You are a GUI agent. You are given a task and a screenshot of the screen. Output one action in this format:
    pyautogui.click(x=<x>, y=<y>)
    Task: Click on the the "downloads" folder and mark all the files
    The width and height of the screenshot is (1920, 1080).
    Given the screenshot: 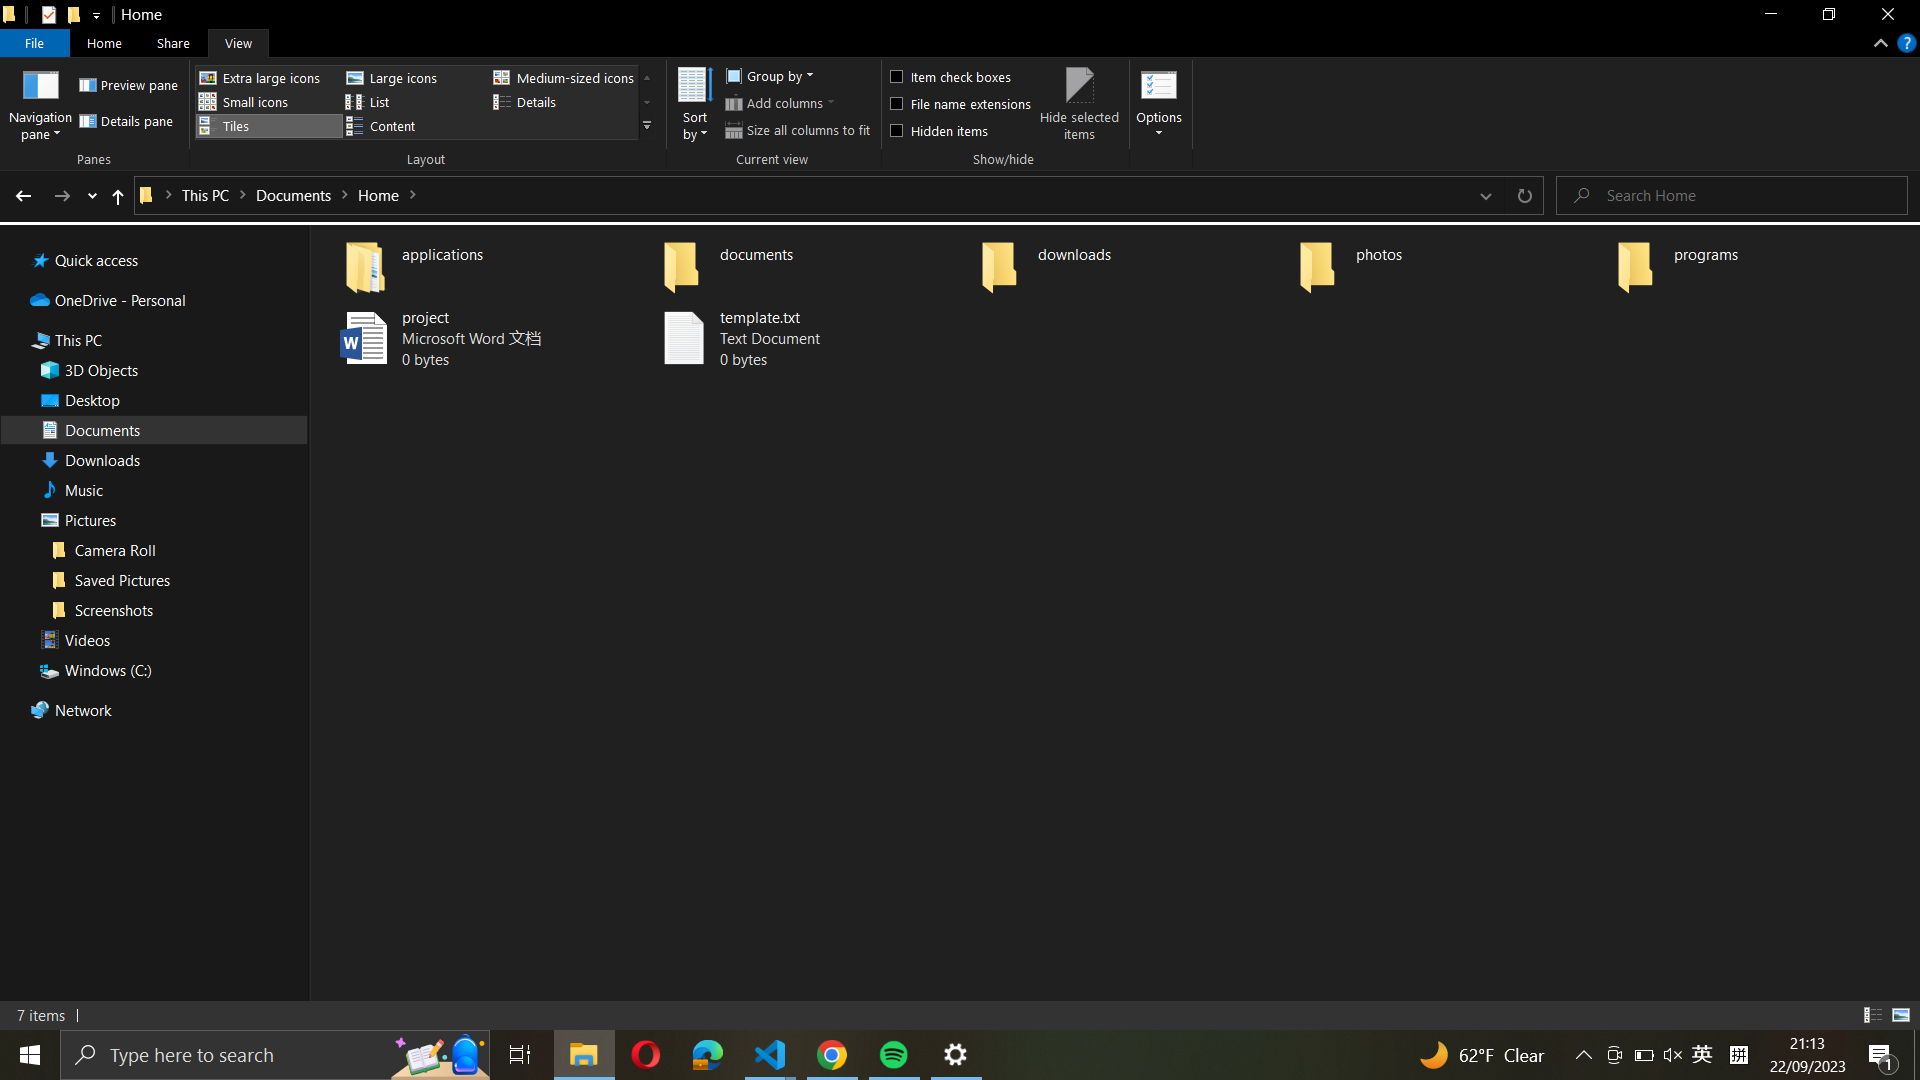 What is the action you would take?
    pyautogui.click(x=1132, y=261)
    